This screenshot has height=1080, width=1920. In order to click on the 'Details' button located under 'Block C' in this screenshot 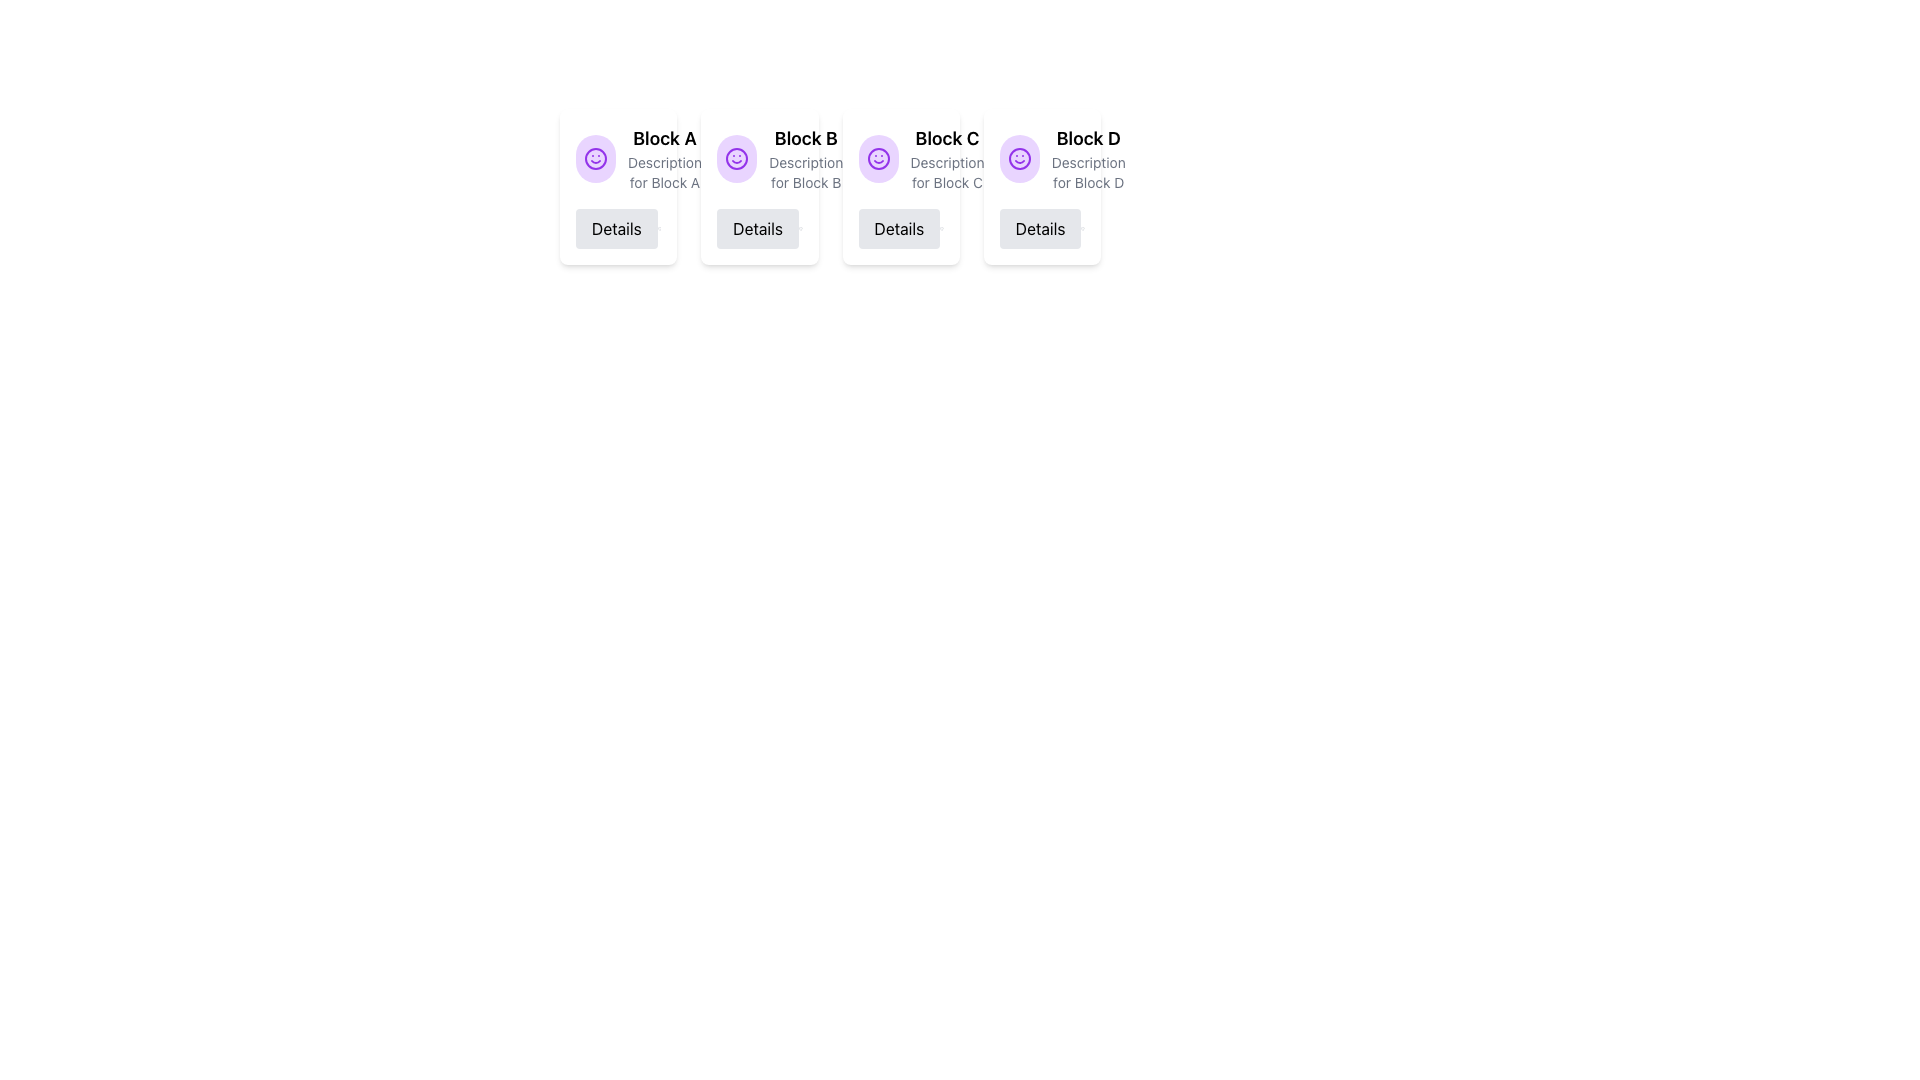, I will do `click(897, 227)`.